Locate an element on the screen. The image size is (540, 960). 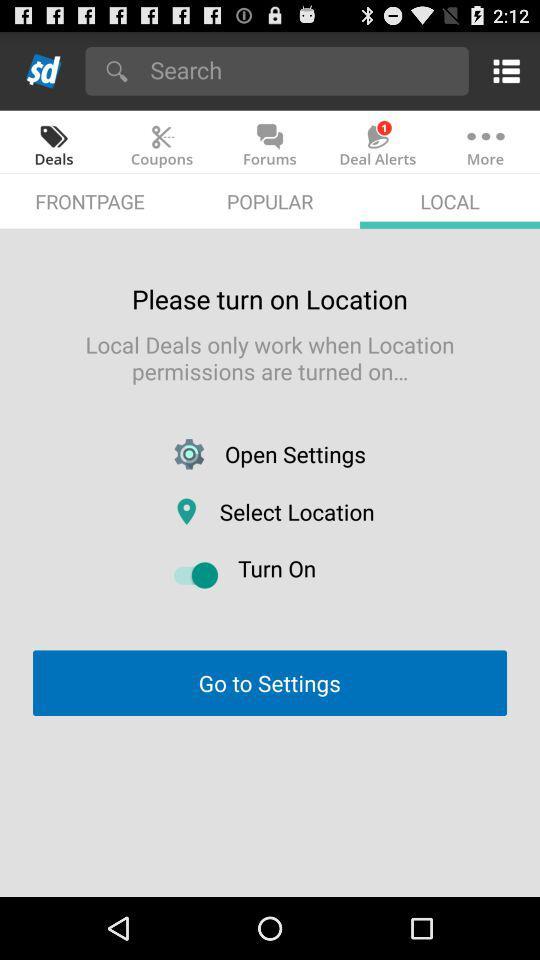
frontpage icon is located at coordinates (89, 201).